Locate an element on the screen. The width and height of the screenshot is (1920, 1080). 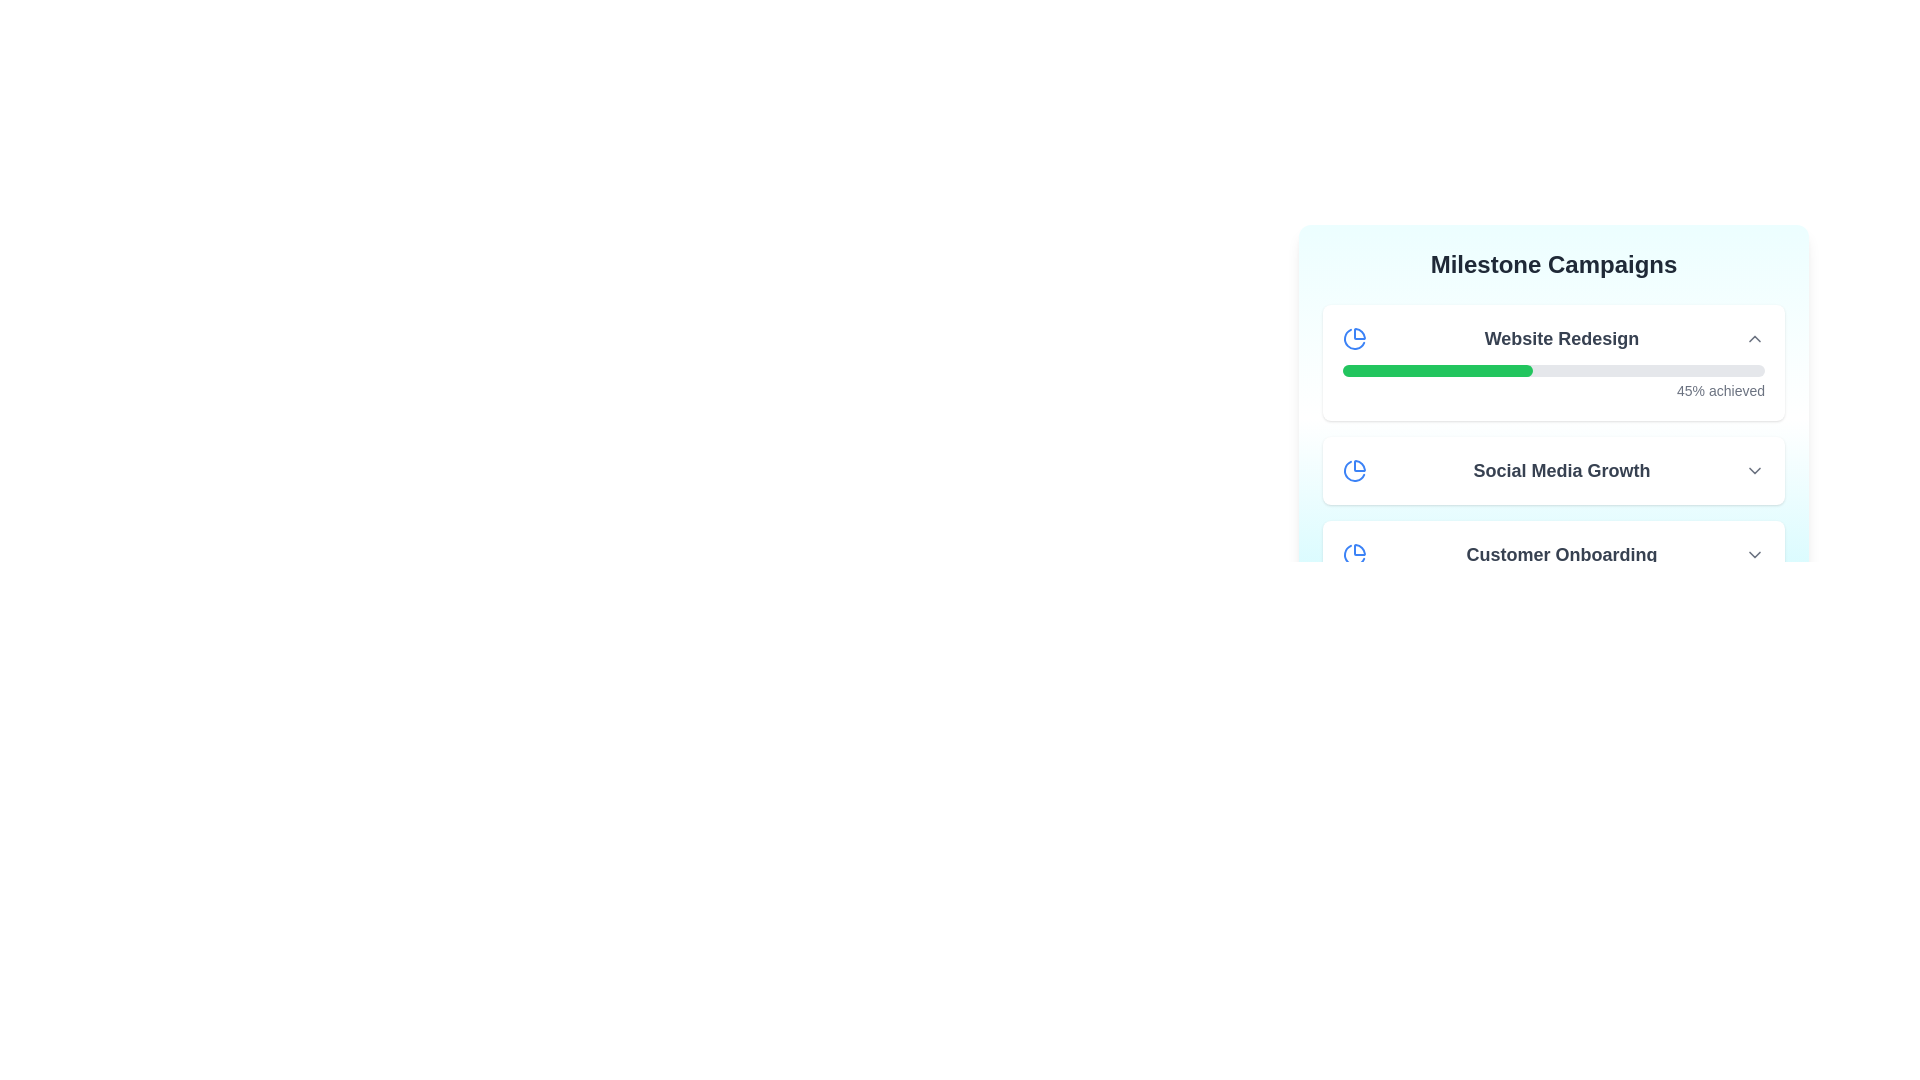
the pie chart icon with a thin blue outline located in the 'Website Redesign' section of the 'Milestone Campaigns' widget, positioned directly before the text label 'Website Redesign' is located at coordinates (1354, 338).